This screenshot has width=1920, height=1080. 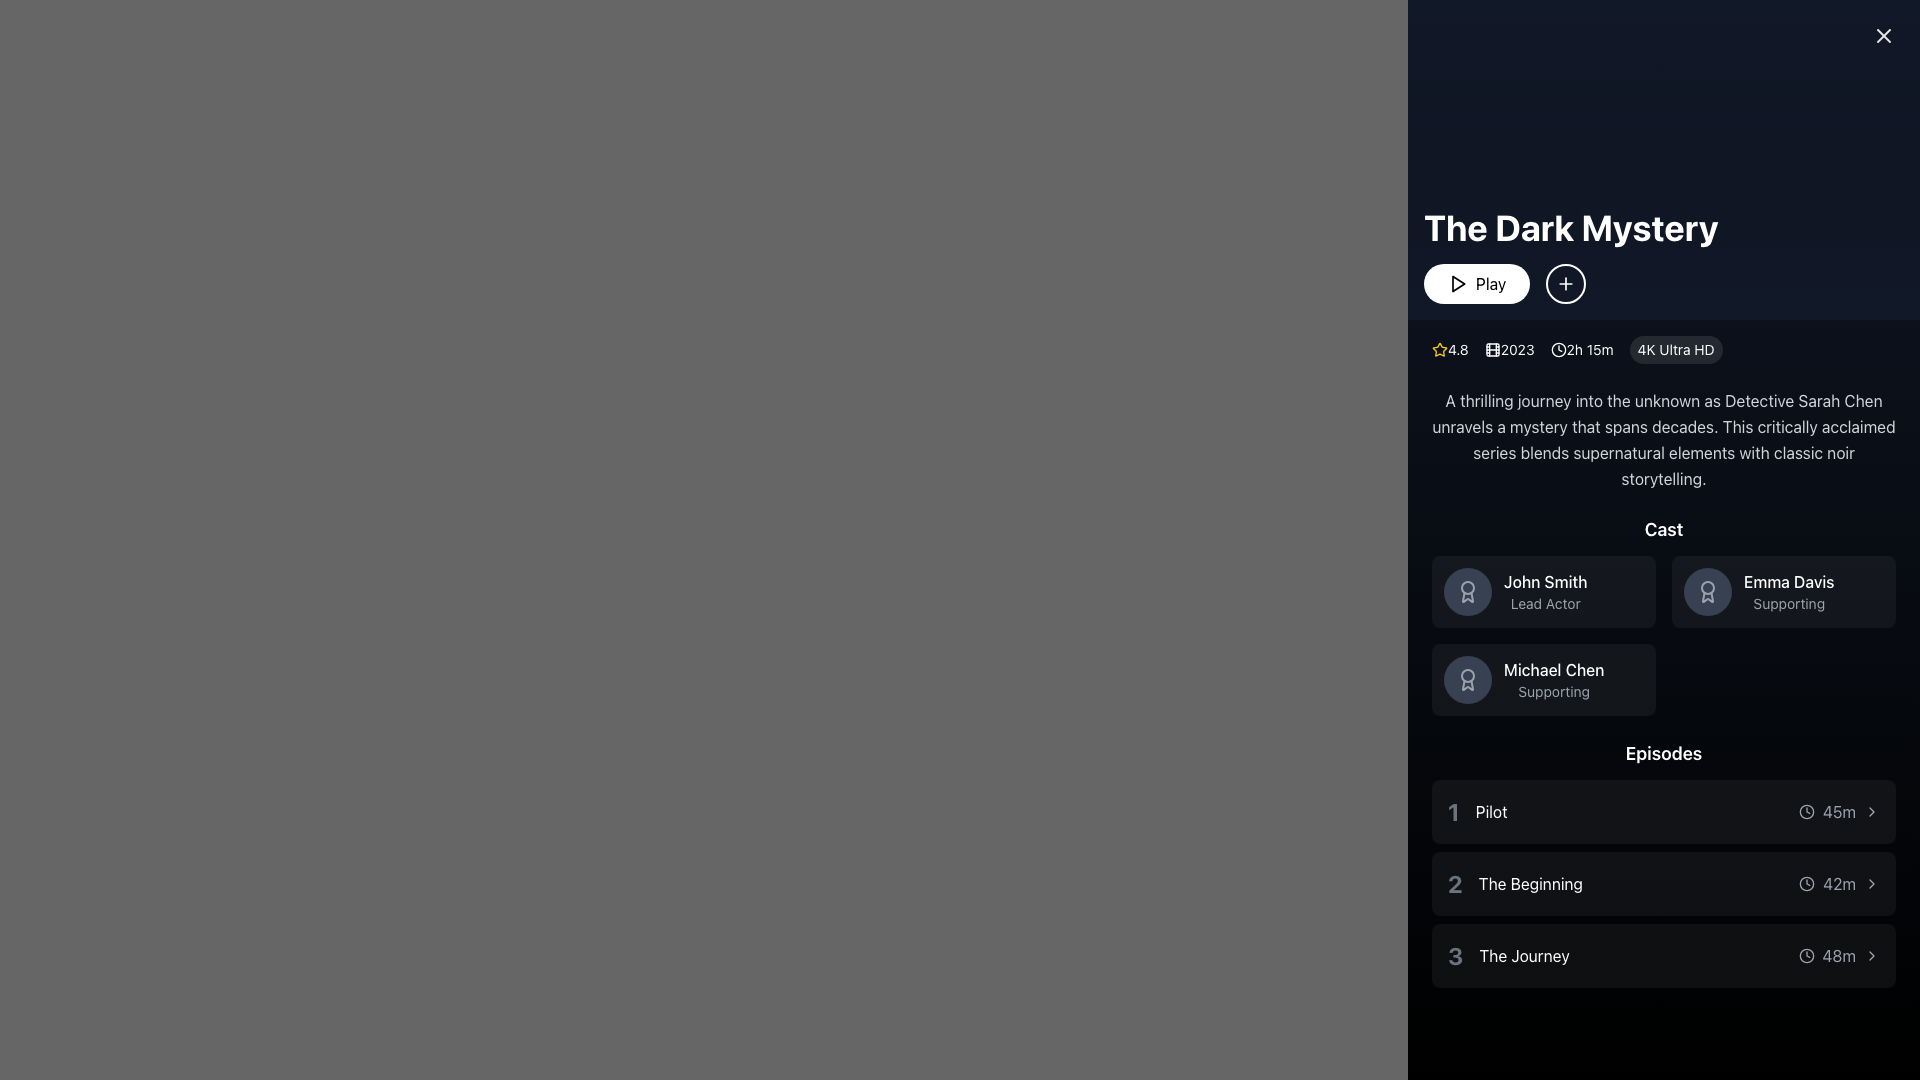 What do you see at coordinates (1440, 348) in the screenshot?
I see `the star-shaped icon component, styled to represent a rating in the UI, for rating information` at bounding box center [1440, 348].